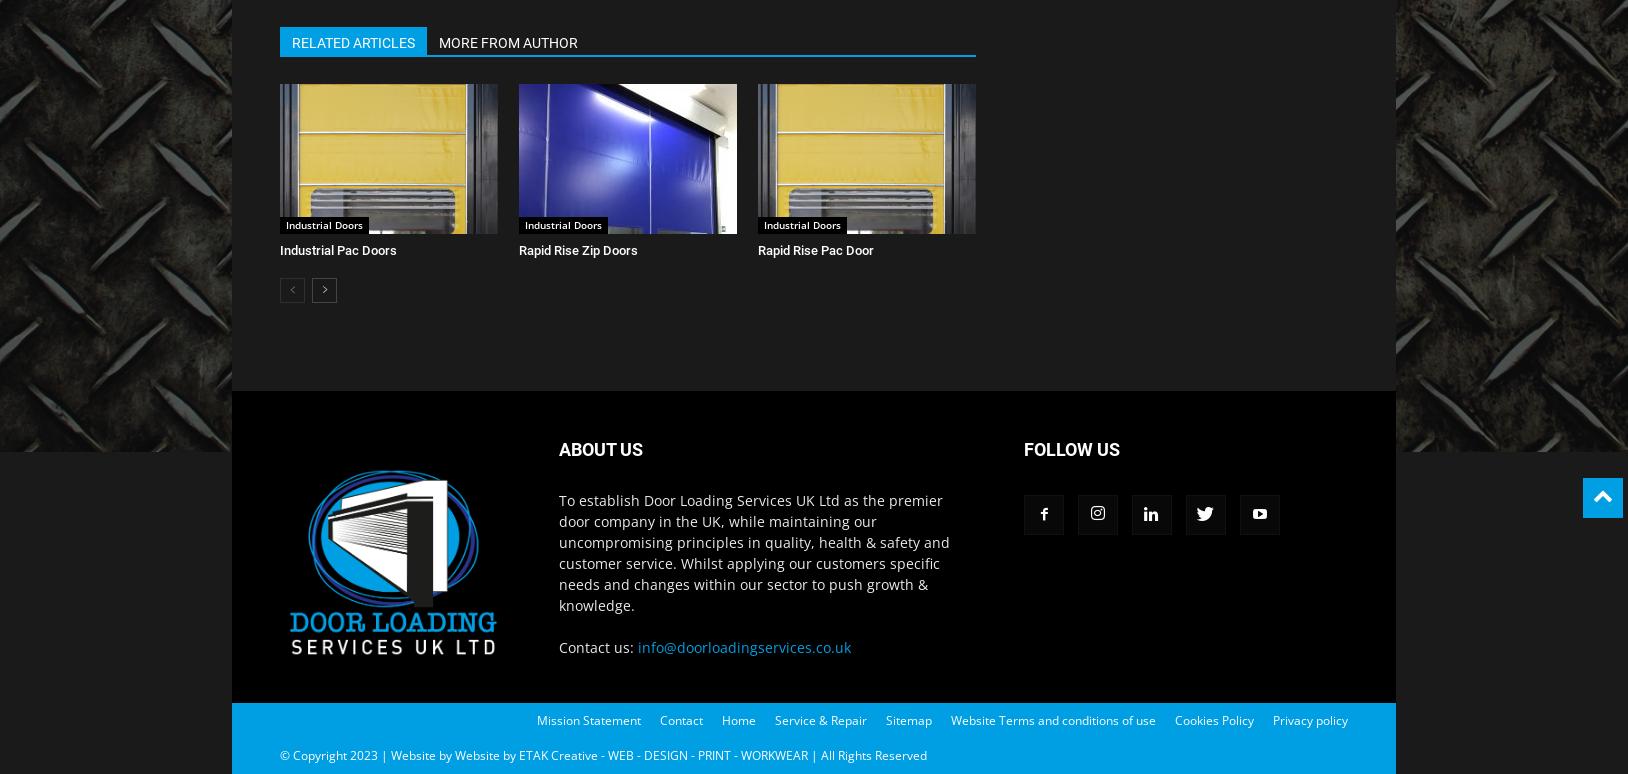  Describe the element at coordinates (600, 448) in the screenshot. I see `'ABOUT US'` at that location.